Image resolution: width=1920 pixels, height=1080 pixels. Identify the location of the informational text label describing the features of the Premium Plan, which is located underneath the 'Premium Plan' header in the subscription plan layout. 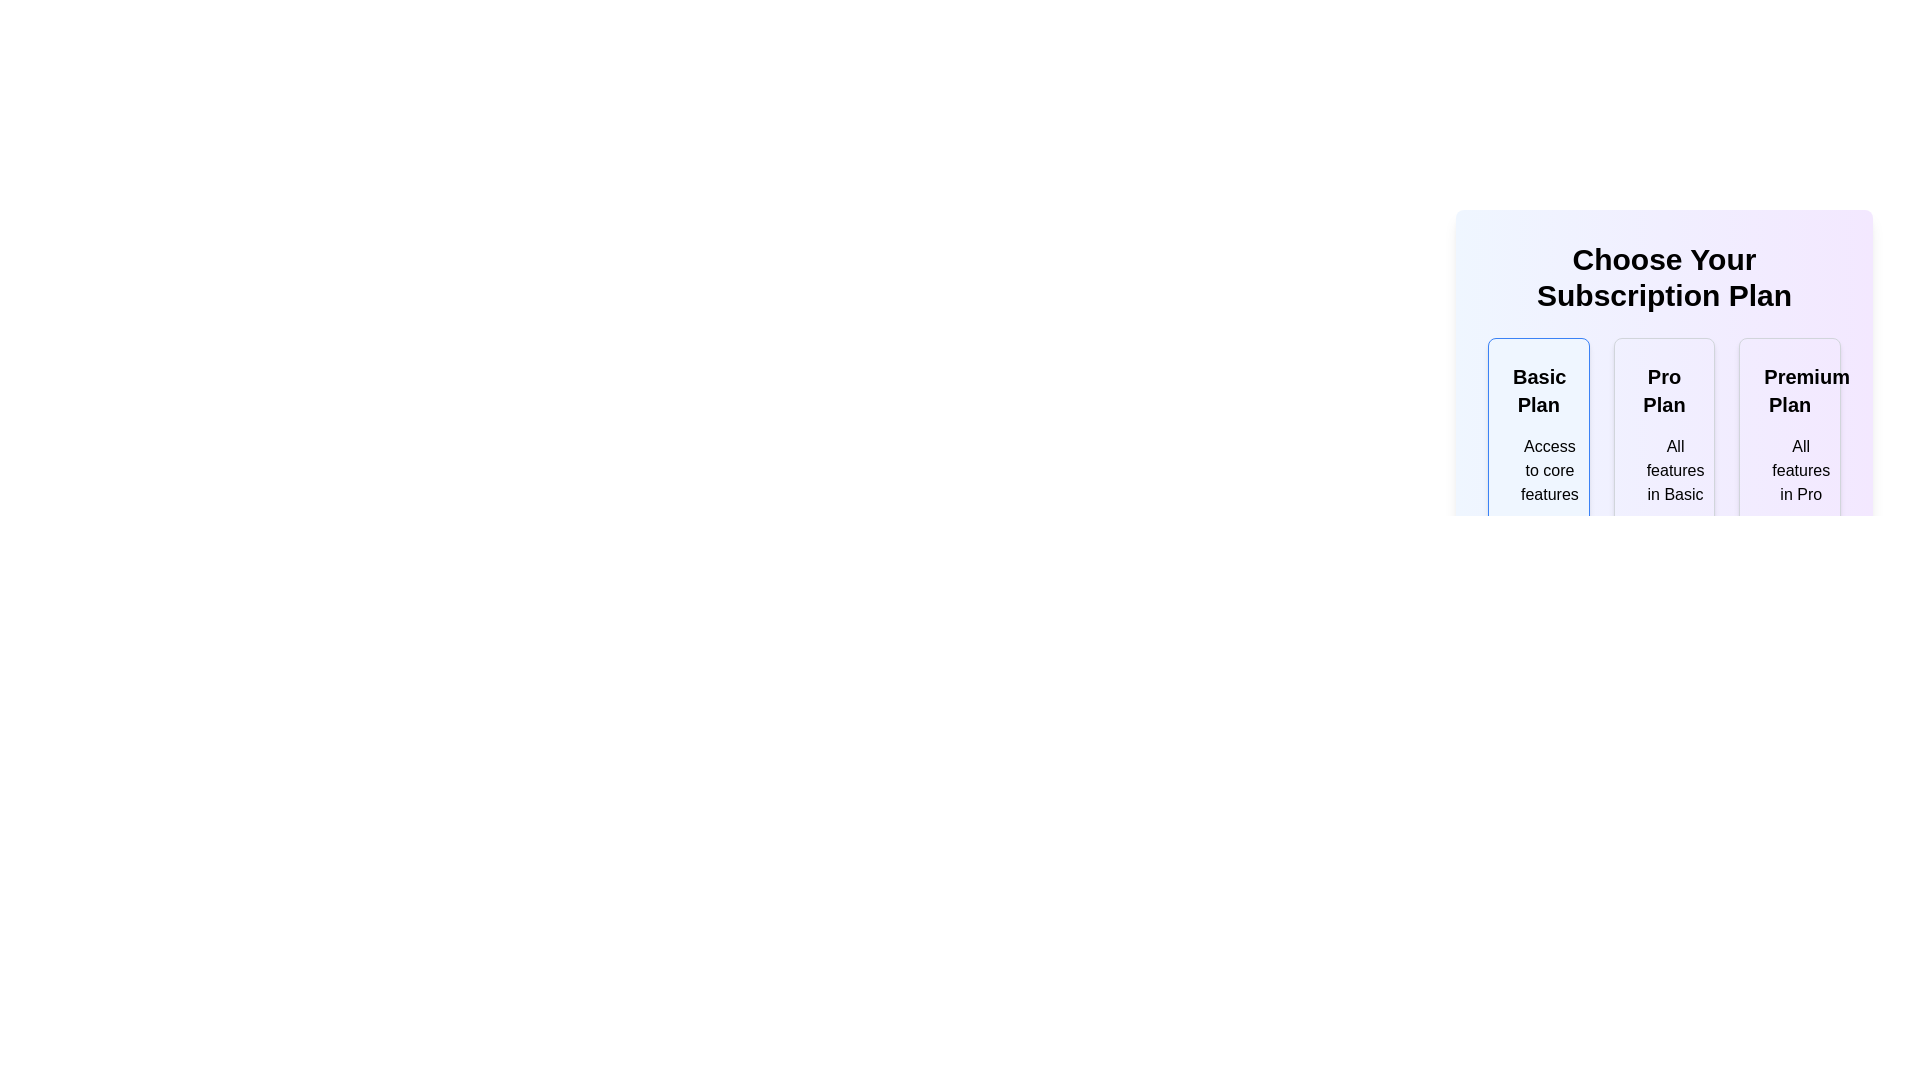
(1801, 470).